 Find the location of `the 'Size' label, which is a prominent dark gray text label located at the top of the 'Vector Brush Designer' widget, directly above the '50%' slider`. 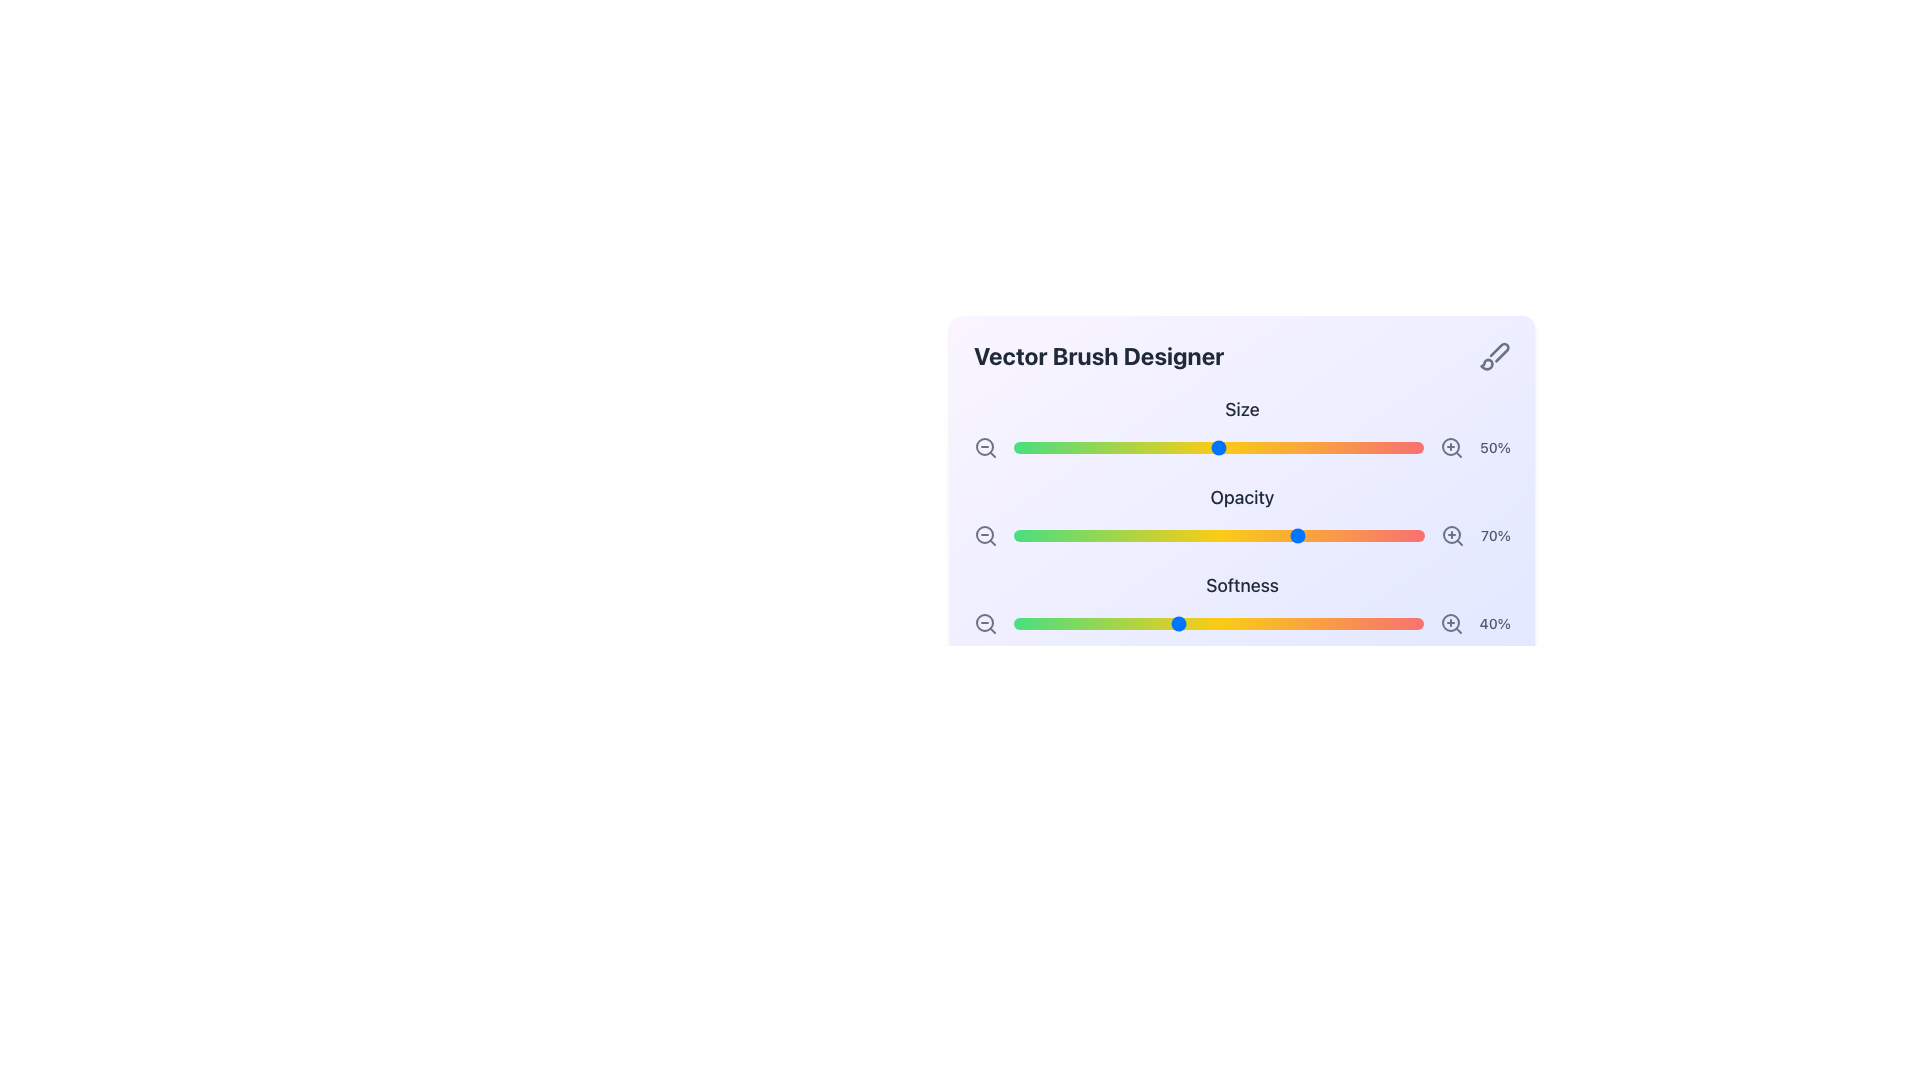

the 'Size' label, which is a prominent dark gray text label located at the top of the 'Vector Brush Designer' widget, directly above the '50%' slider is located at coordinates (1241, 408).